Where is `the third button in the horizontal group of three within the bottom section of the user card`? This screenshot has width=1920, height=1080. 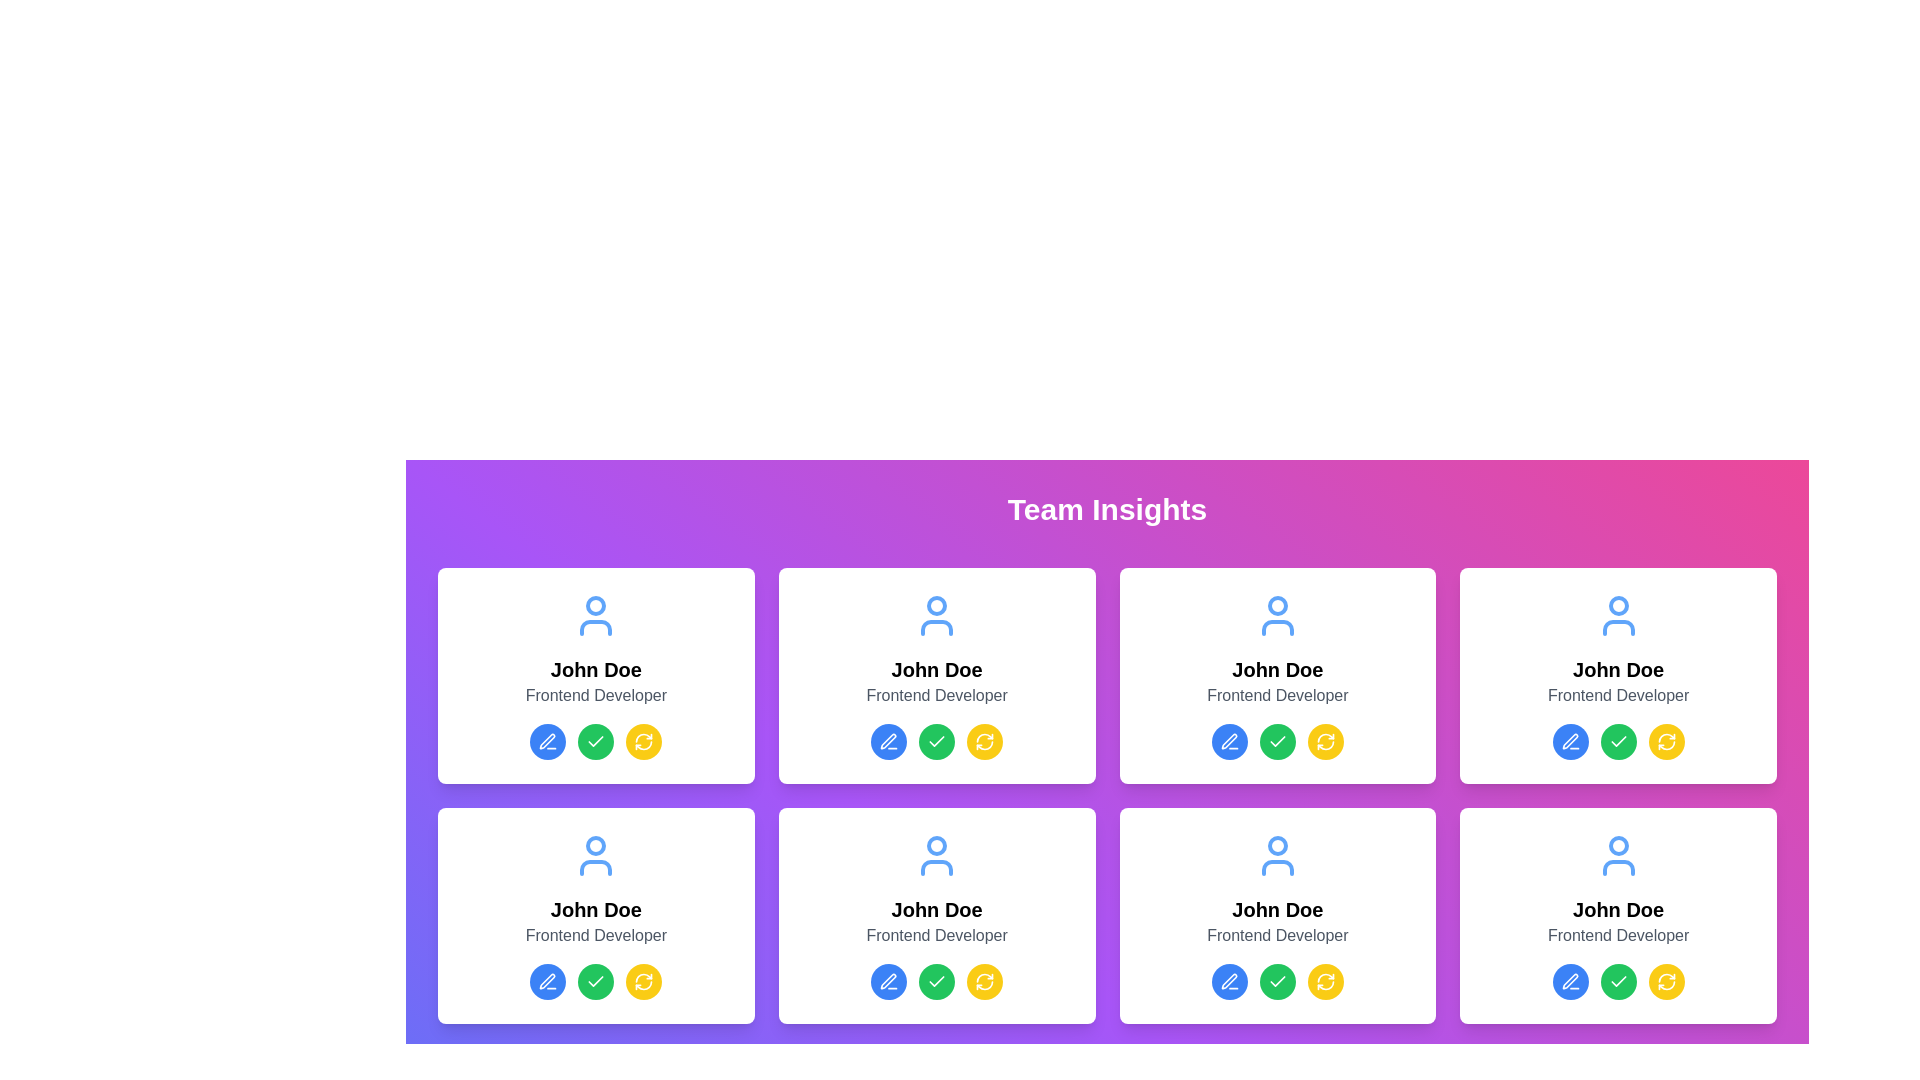 the third button in the horizontal group of three within the bottom section of the user card is located at coordinates (1325, 741).